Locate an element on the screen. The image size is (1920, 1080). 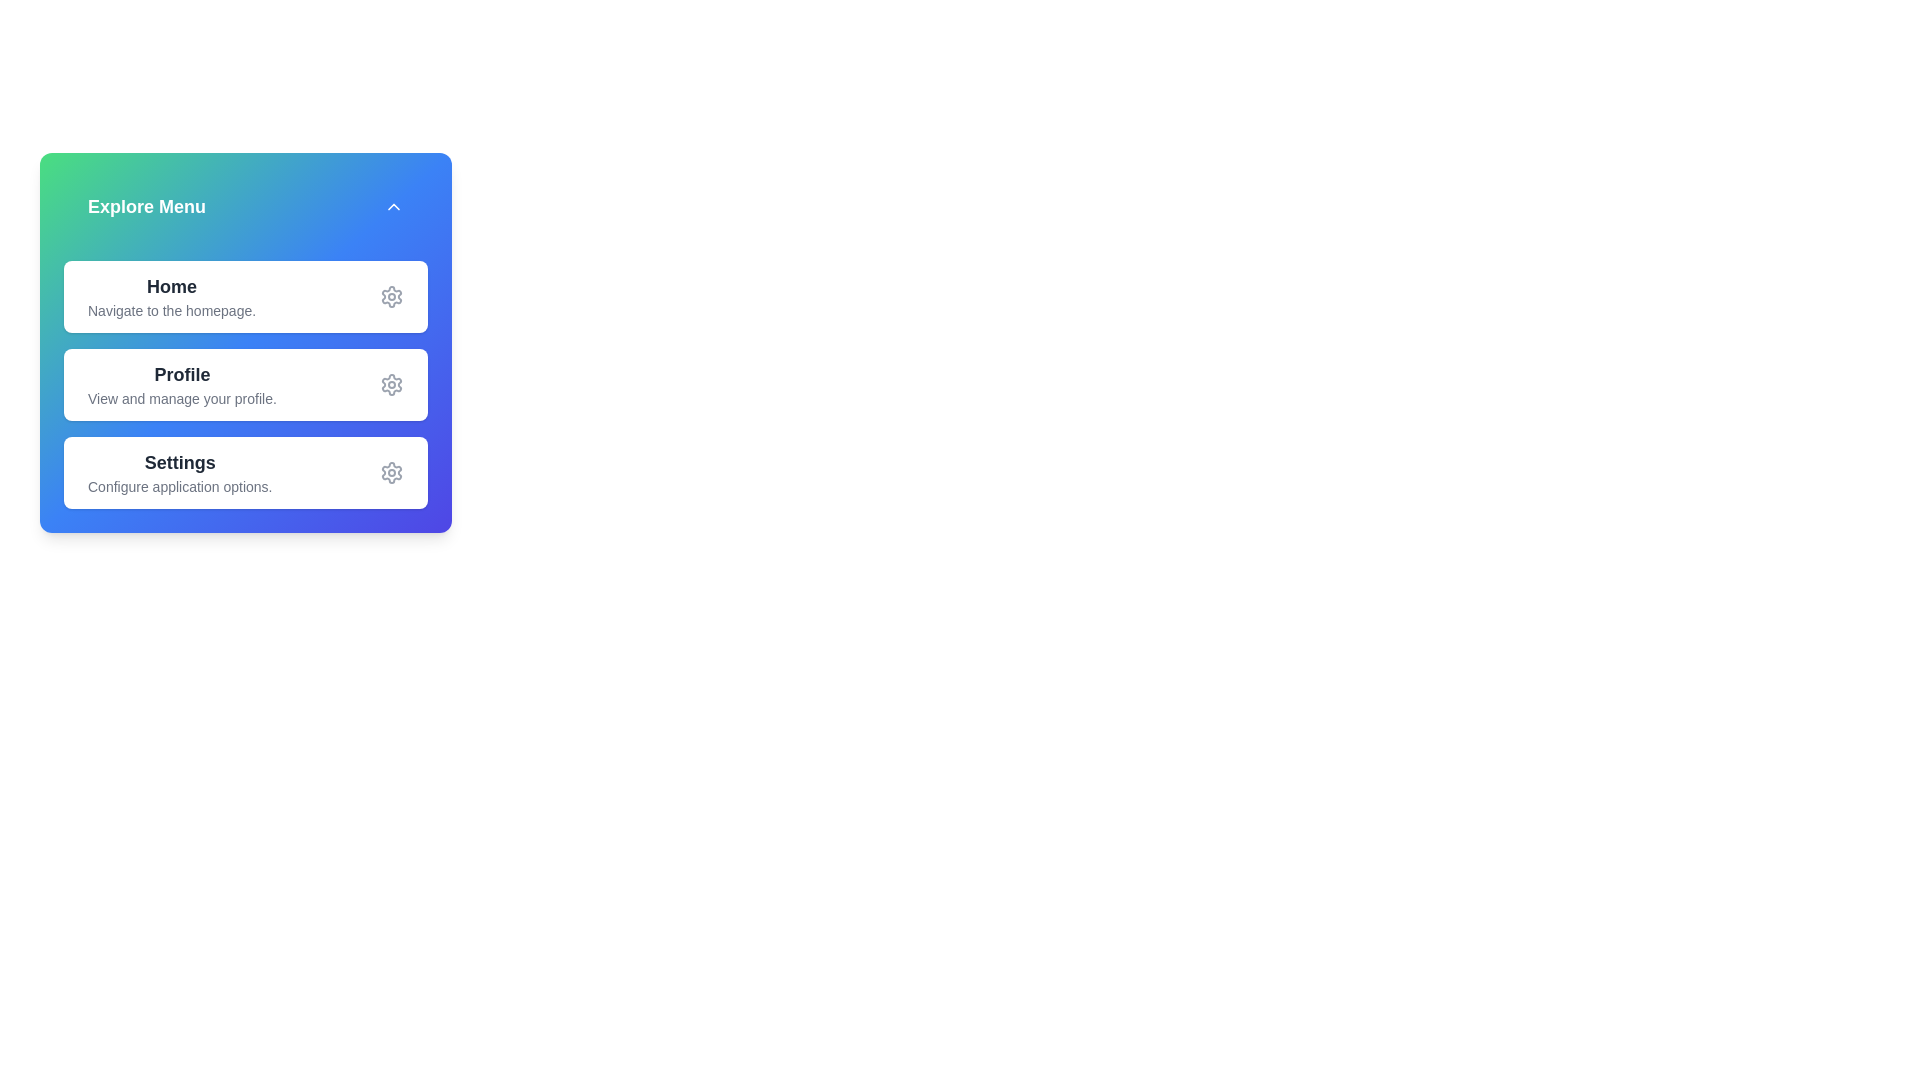
the description of the menu item Settings is located at coordinates (180, 473).